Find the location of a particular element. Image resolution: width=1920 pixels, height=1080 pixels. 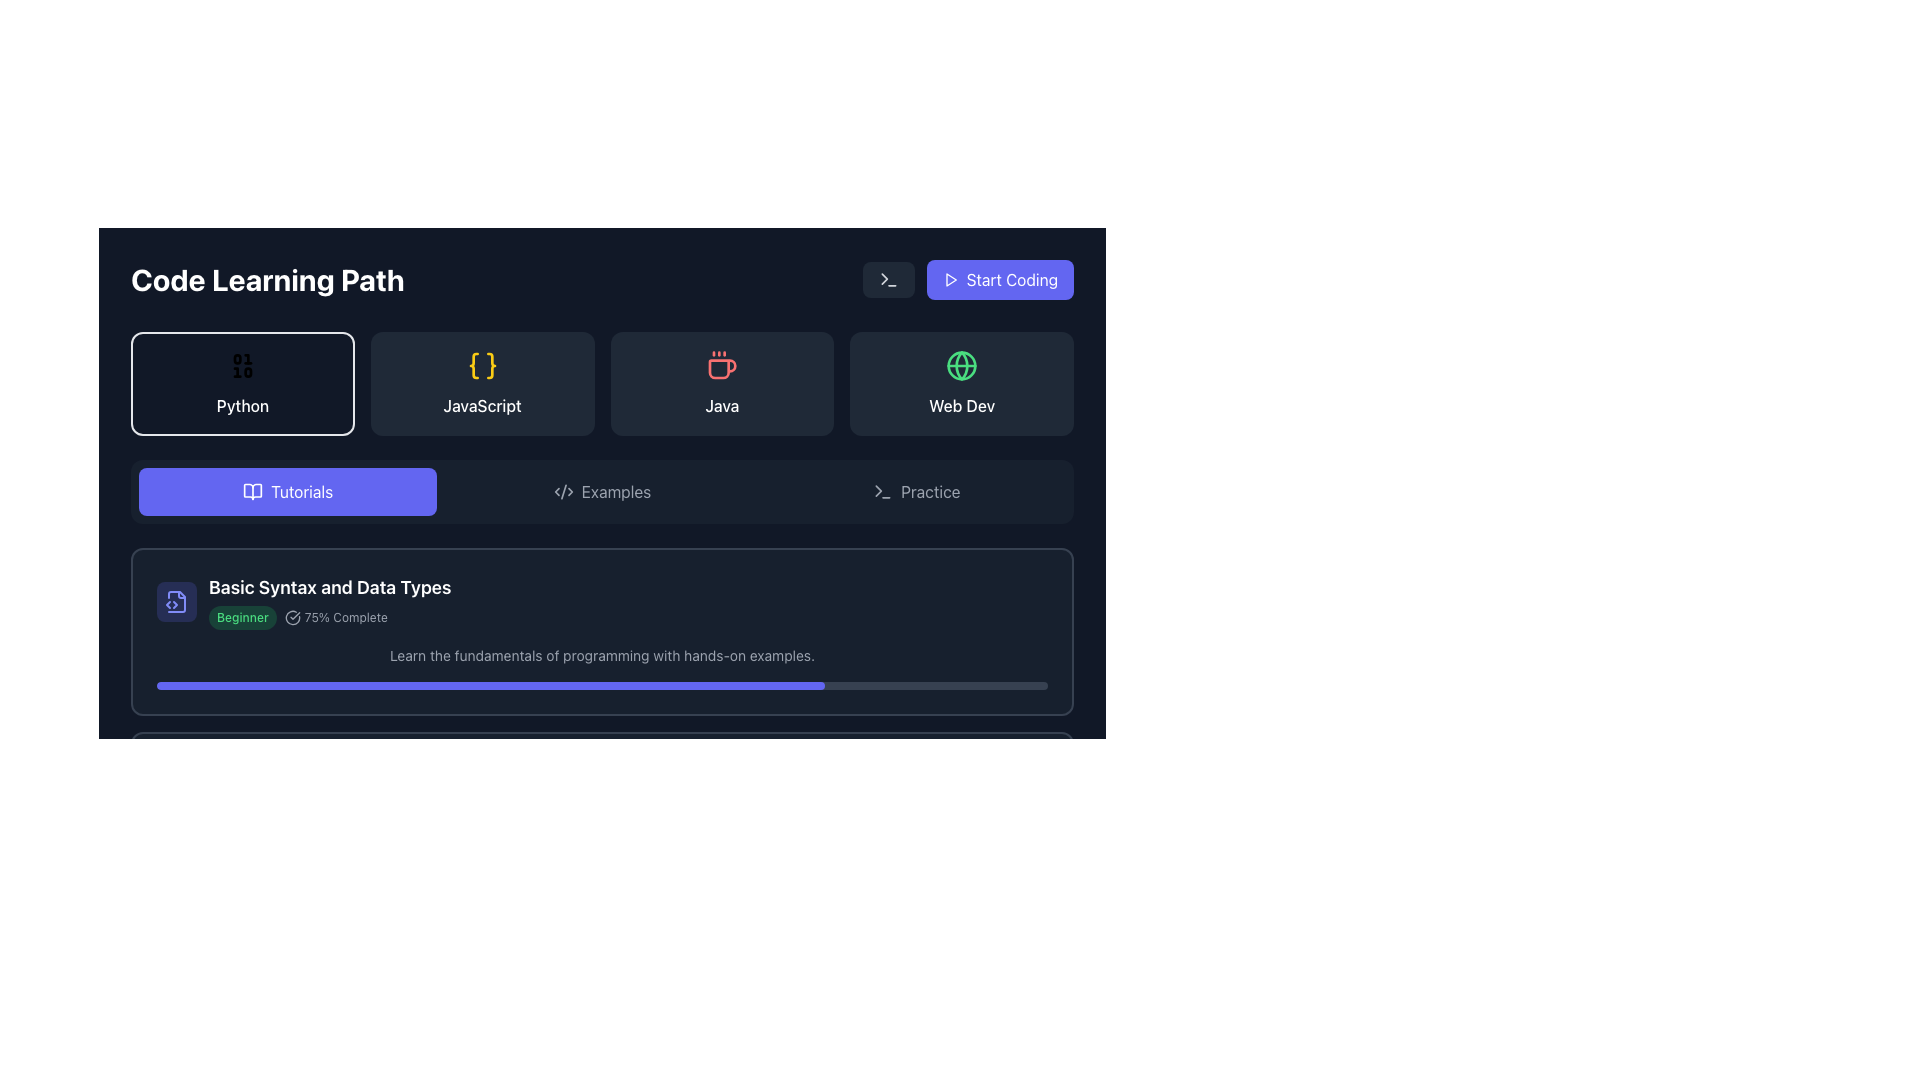

the SVG chevron component of the terminal icon located at the top right corner of the interface, adjacent to the 'Start Coding' button is located at coordinates (883, 279).